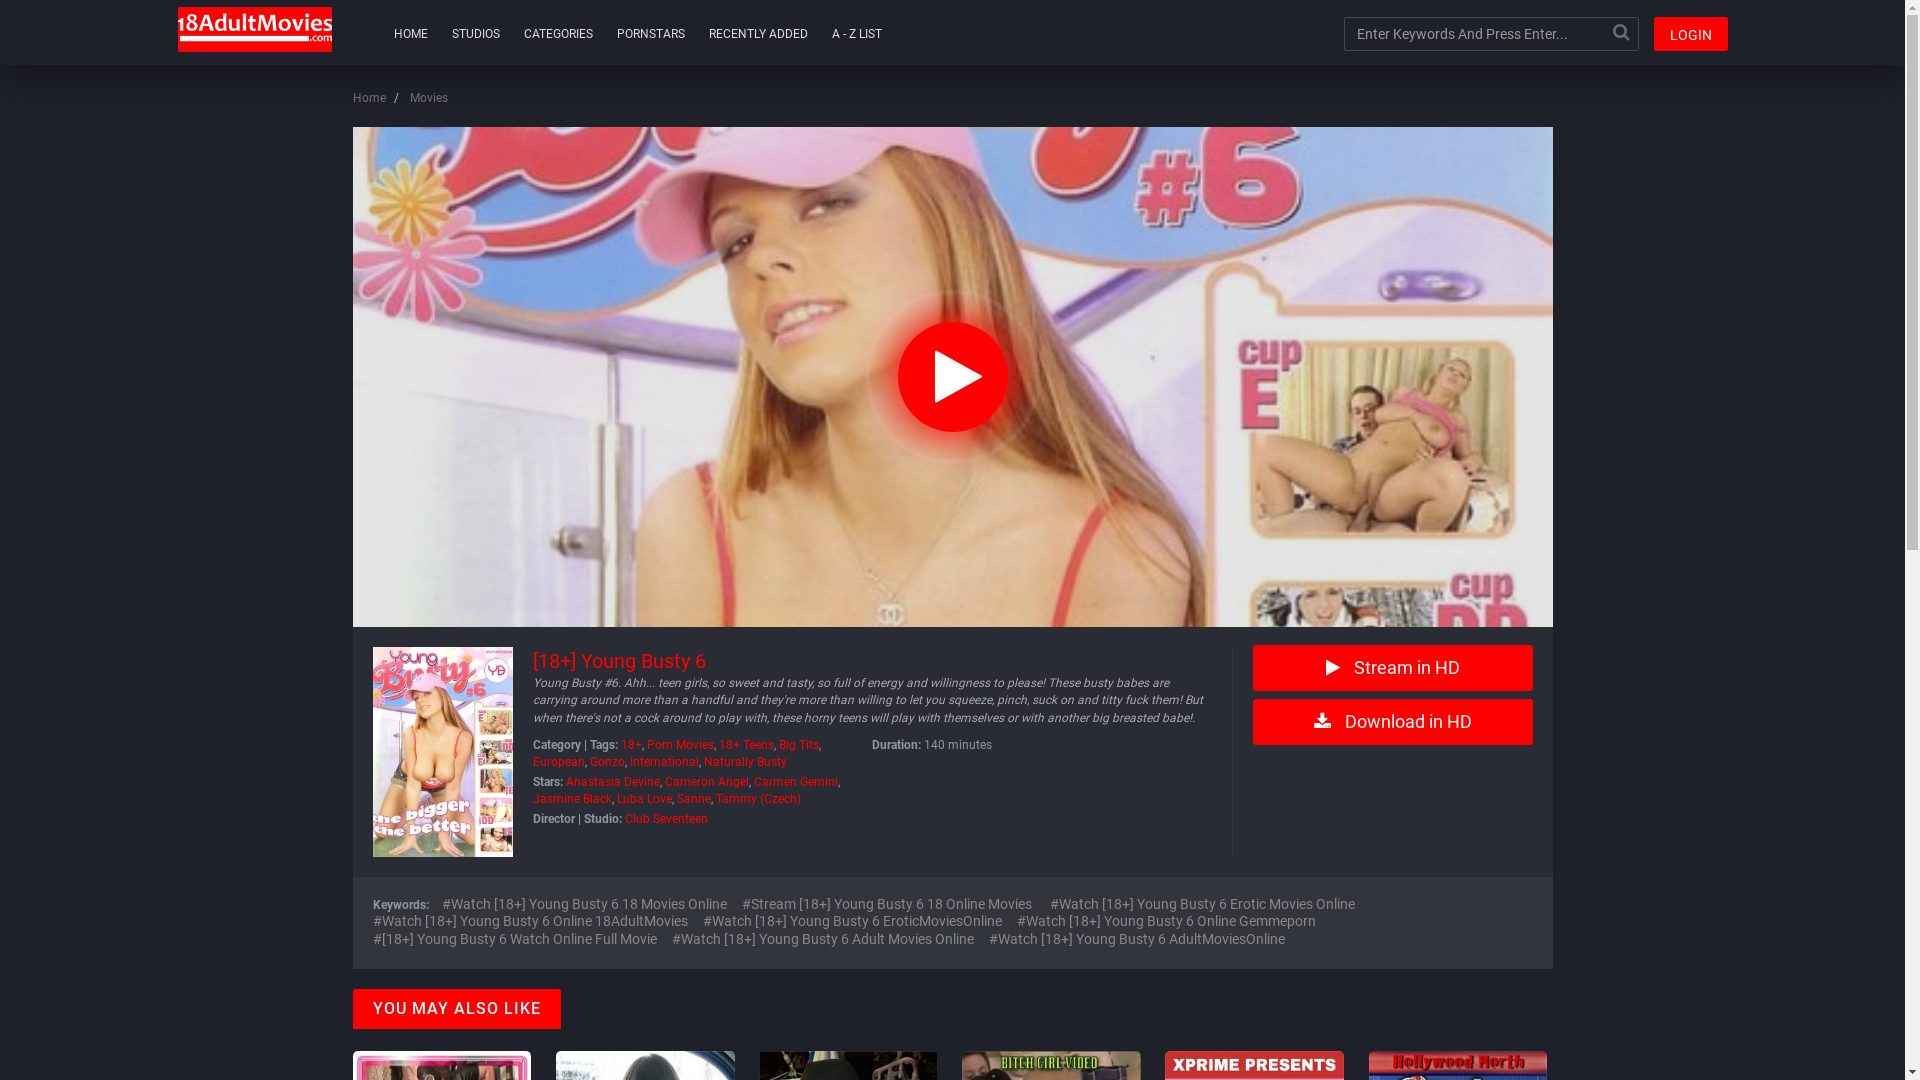 The width and height of the screenshot is (1920, 1080). I want to click on '18+', so click(629, 744).